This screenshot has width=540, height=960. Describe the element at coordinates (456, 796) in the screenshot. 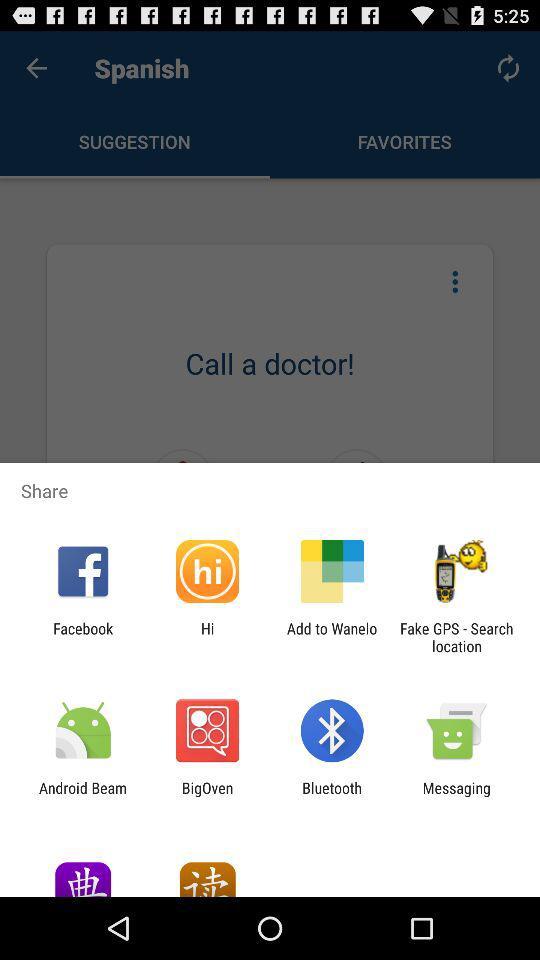

I see `app next to bluetooth app` at that location.